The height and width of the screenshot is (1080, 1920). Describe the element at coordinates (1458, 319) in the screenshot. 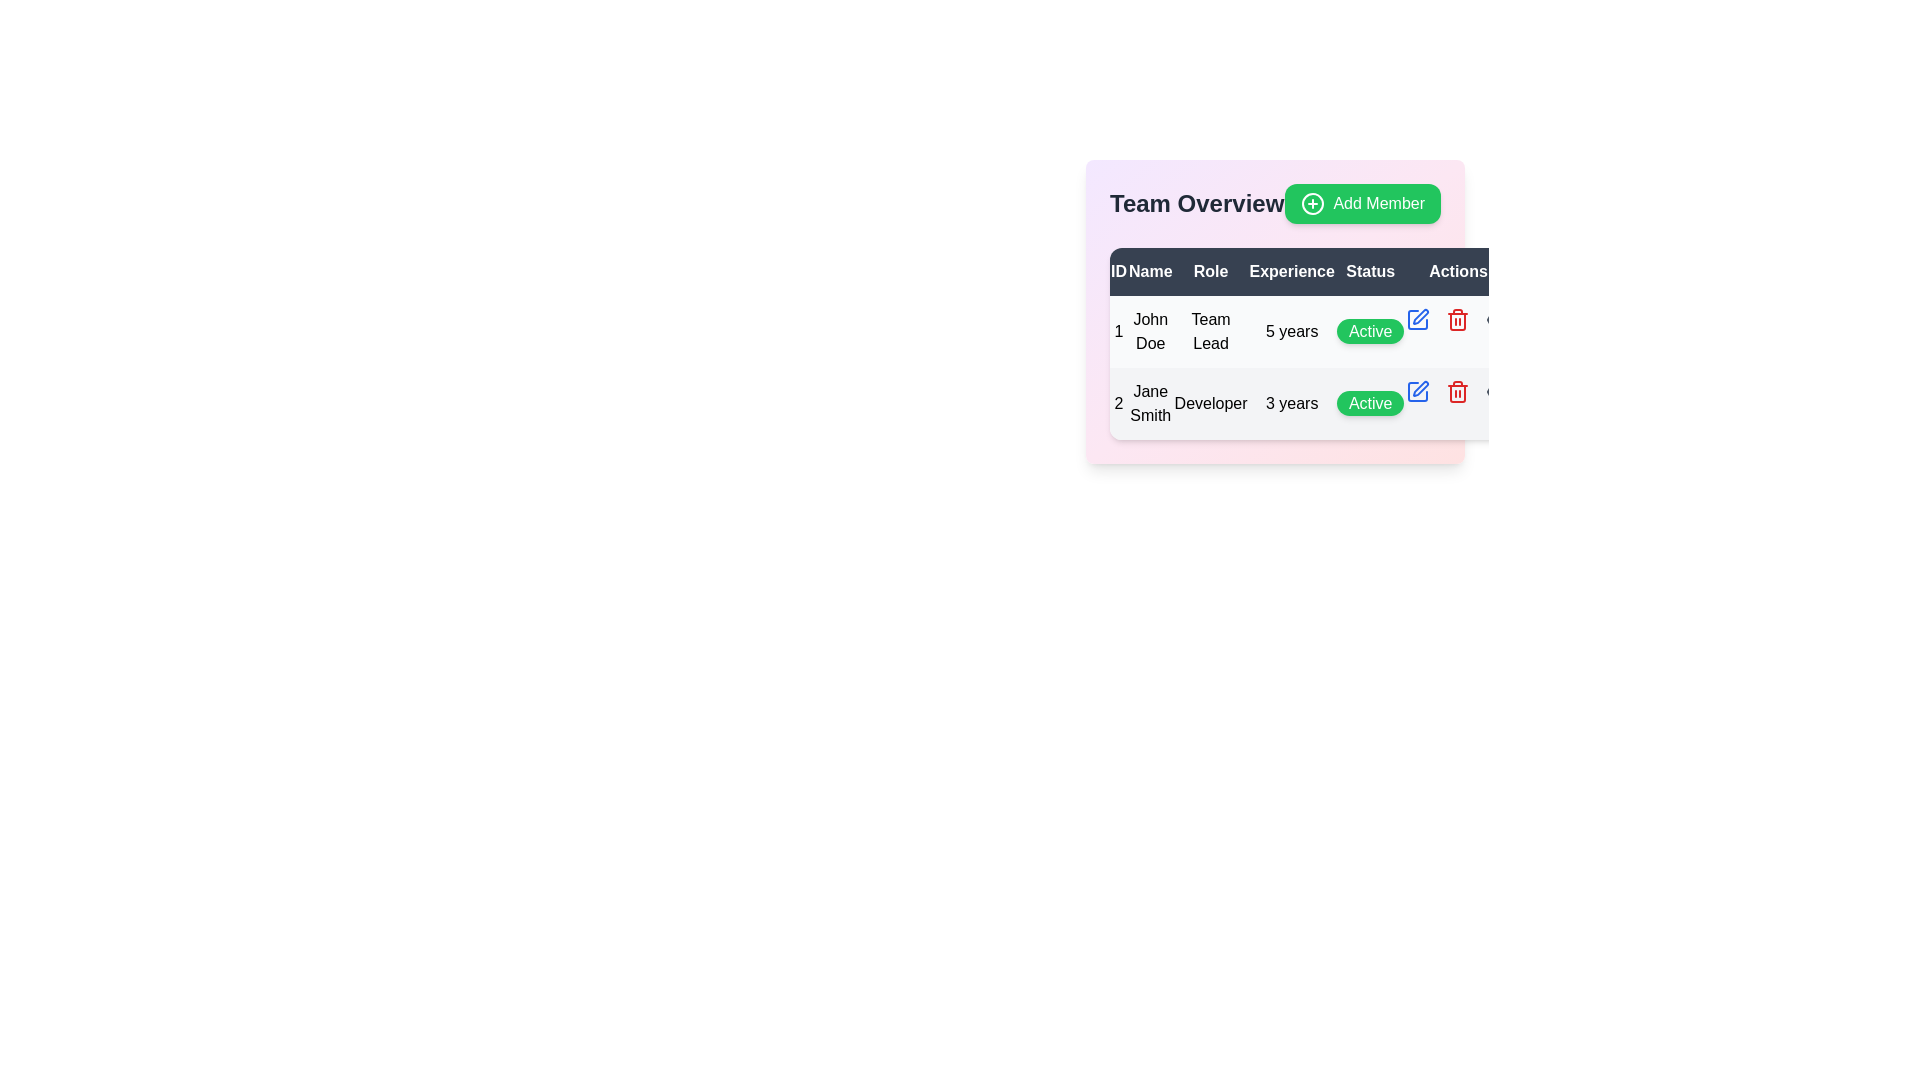

I see `the delete Icon Button located in the 'Actions' column of the second row, to the right of the blue edit pen icon` at that location.